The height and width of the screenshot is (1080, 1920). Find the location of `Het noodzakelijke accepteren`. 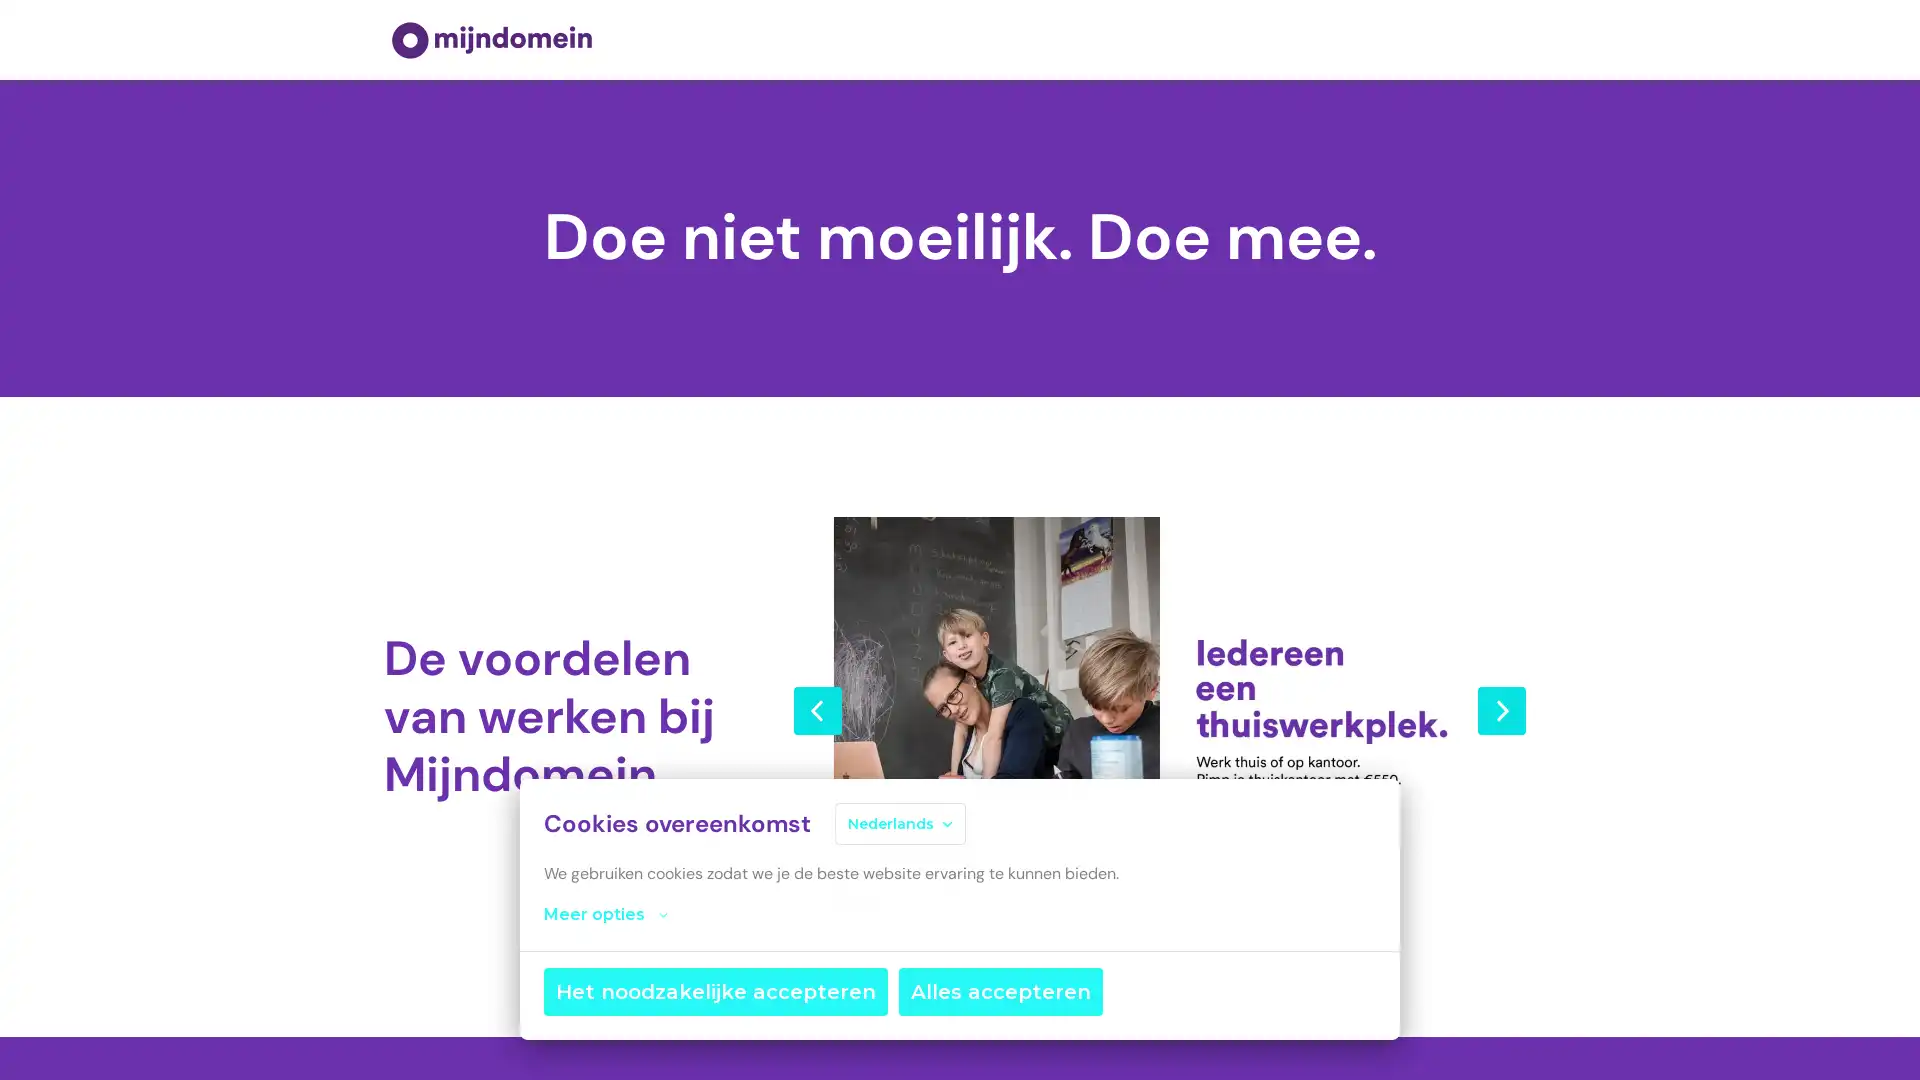

Het noodzakelijke accepteren is located at coordinates (715, 991).